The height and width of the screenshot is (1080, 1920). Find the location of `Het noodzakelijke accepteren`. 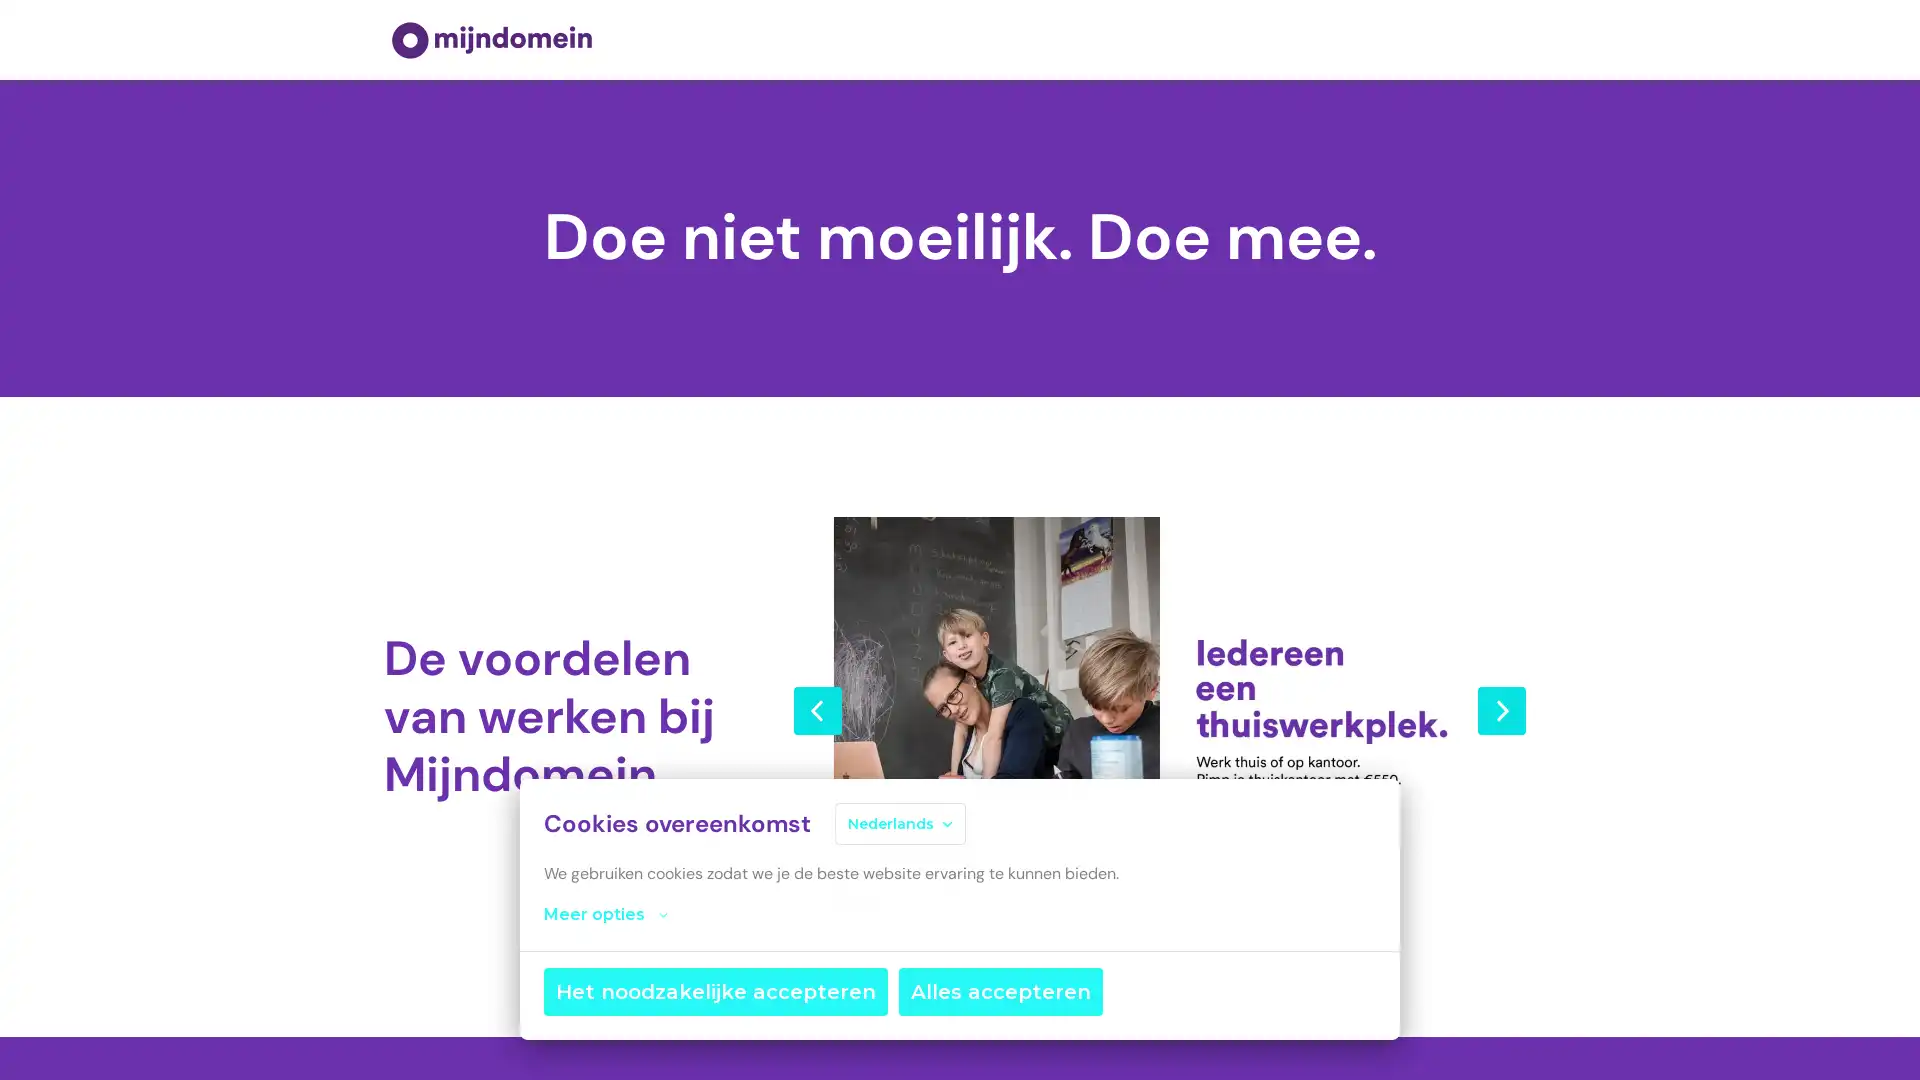

Het noodzakelijke accepteren is located at coordinates (715, 991).